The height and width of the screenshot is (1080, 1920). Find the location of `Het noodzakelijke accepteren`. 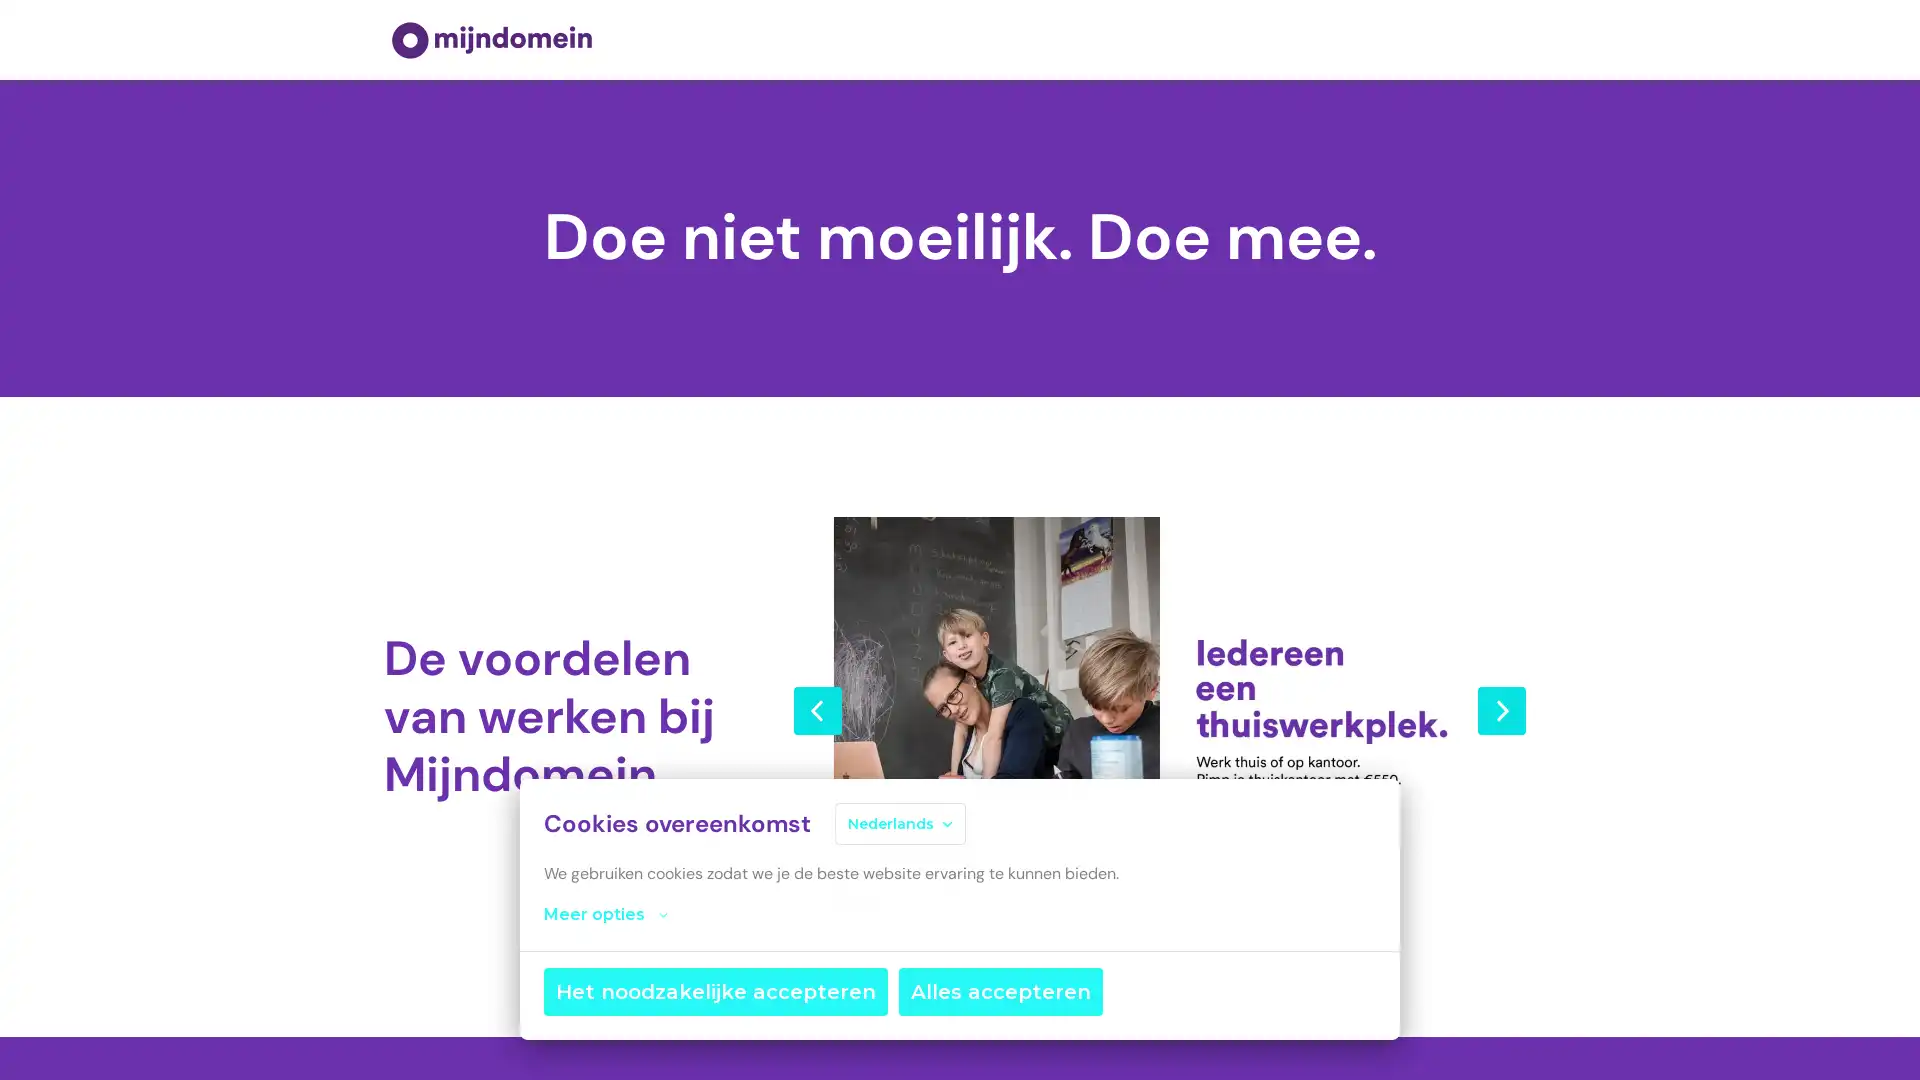

Het noodzakelijke accepteren is located at coordinates (715, 991).